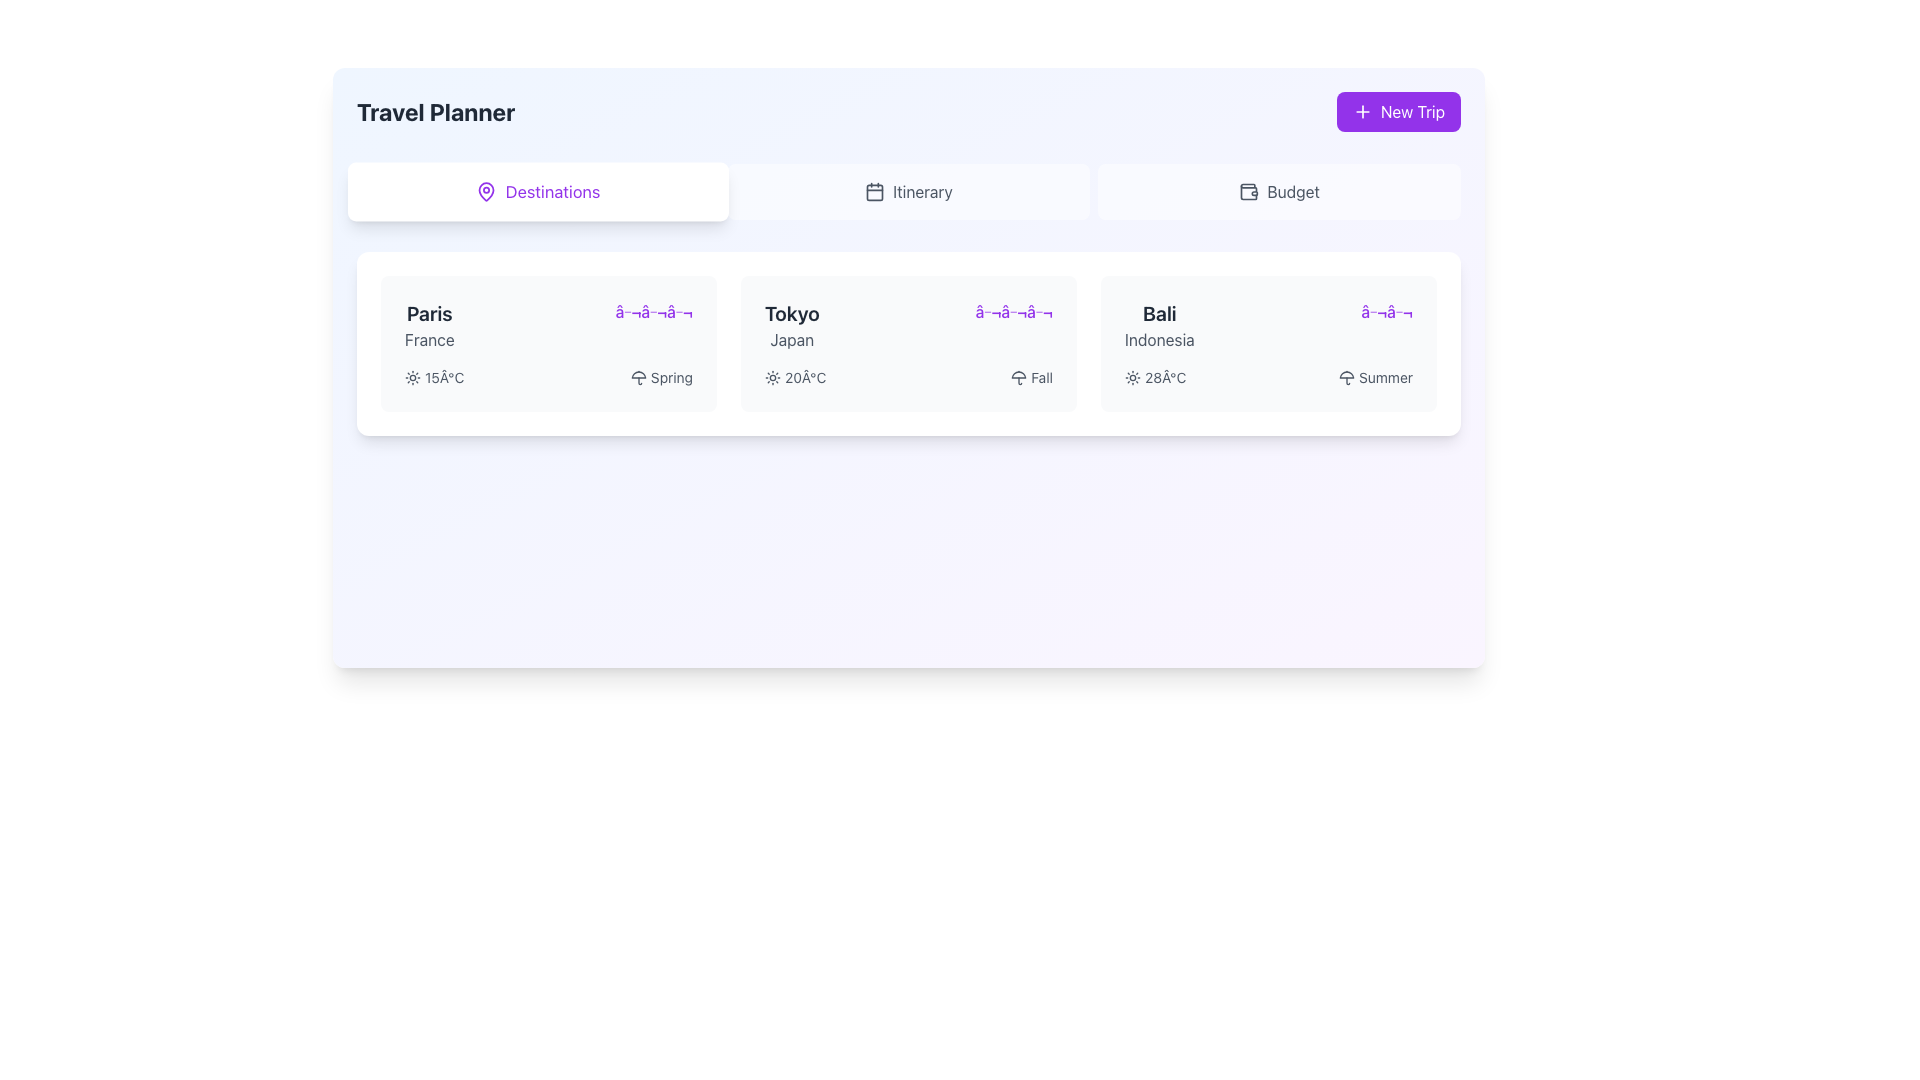 The image size is (1920, 1080). What do you see at coordinates (875, 192) in the screenshot?
I see `the 'Itinerary' icon` at bounding box center [875, 192].